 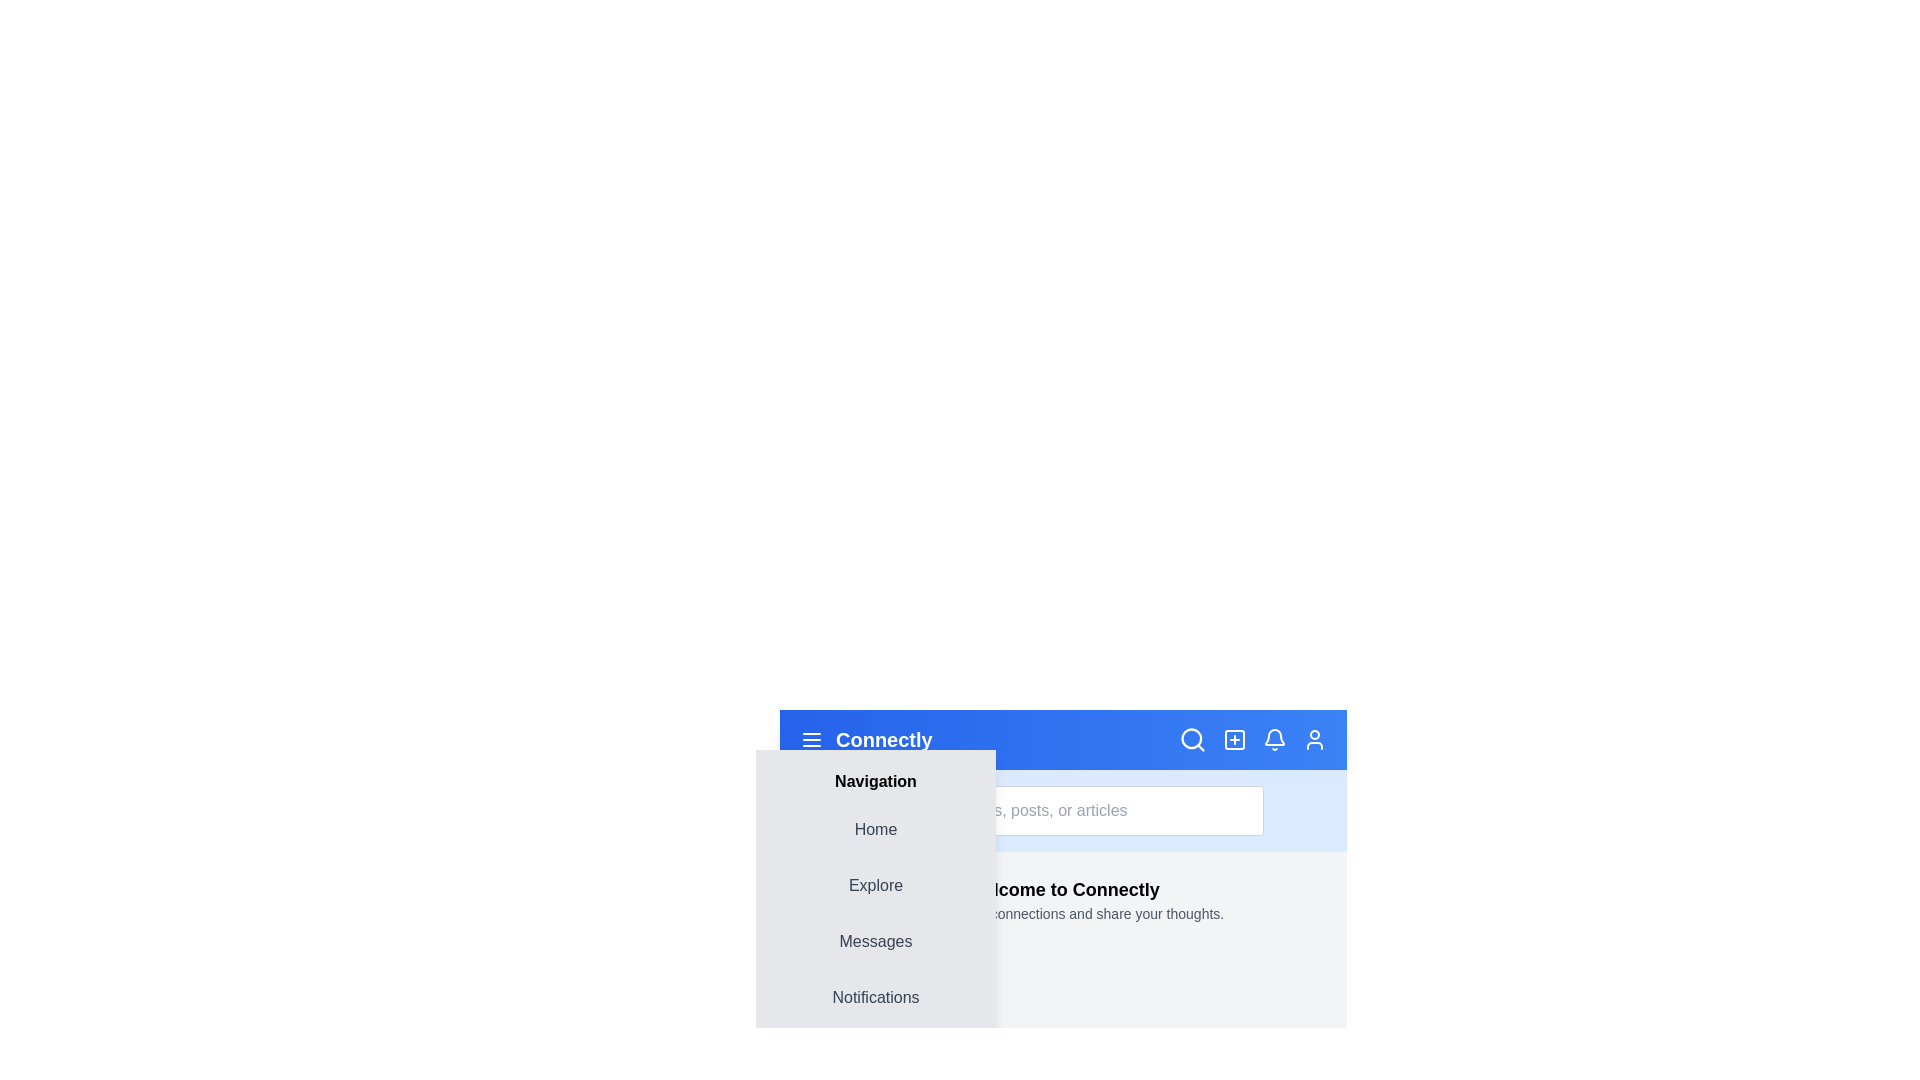 I want to click on the 'Add' button represented by the PlusSquare icon, so click(x=1233, y=740).